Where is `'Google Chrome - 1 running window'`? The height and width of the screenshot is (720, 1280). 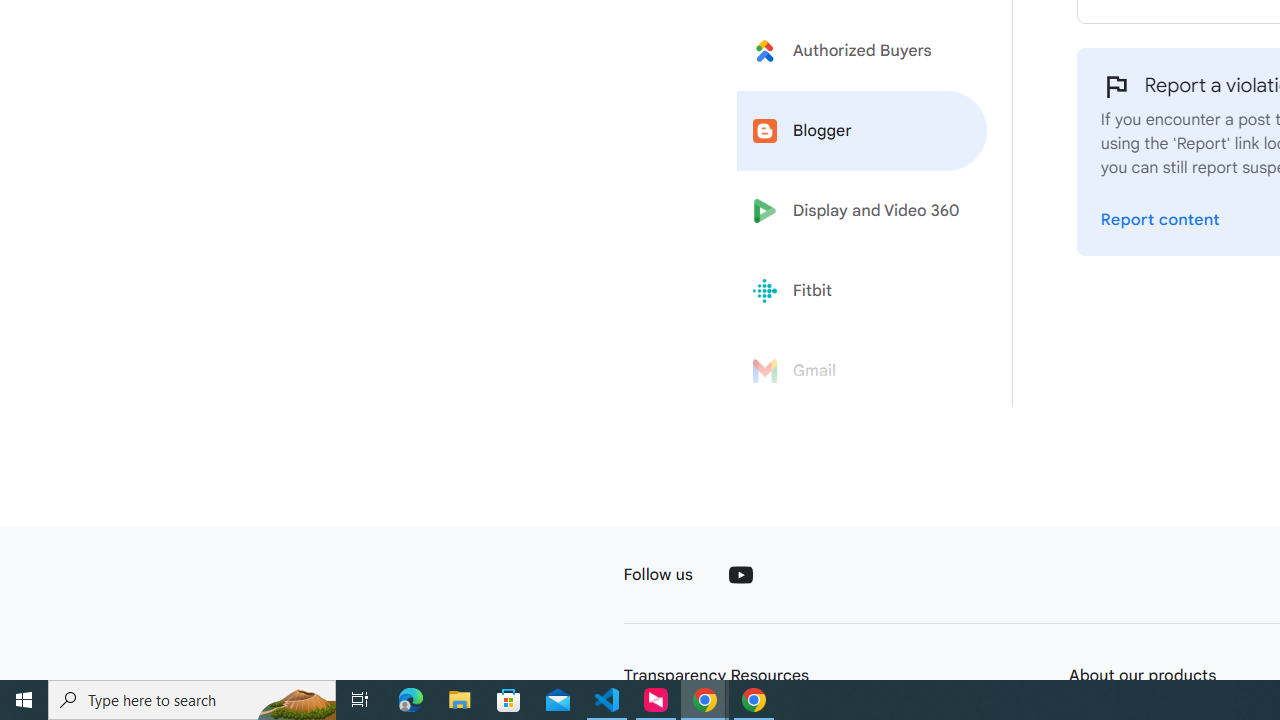 'Google Chrome - 1 running window' is located at coordinates (753, 698).